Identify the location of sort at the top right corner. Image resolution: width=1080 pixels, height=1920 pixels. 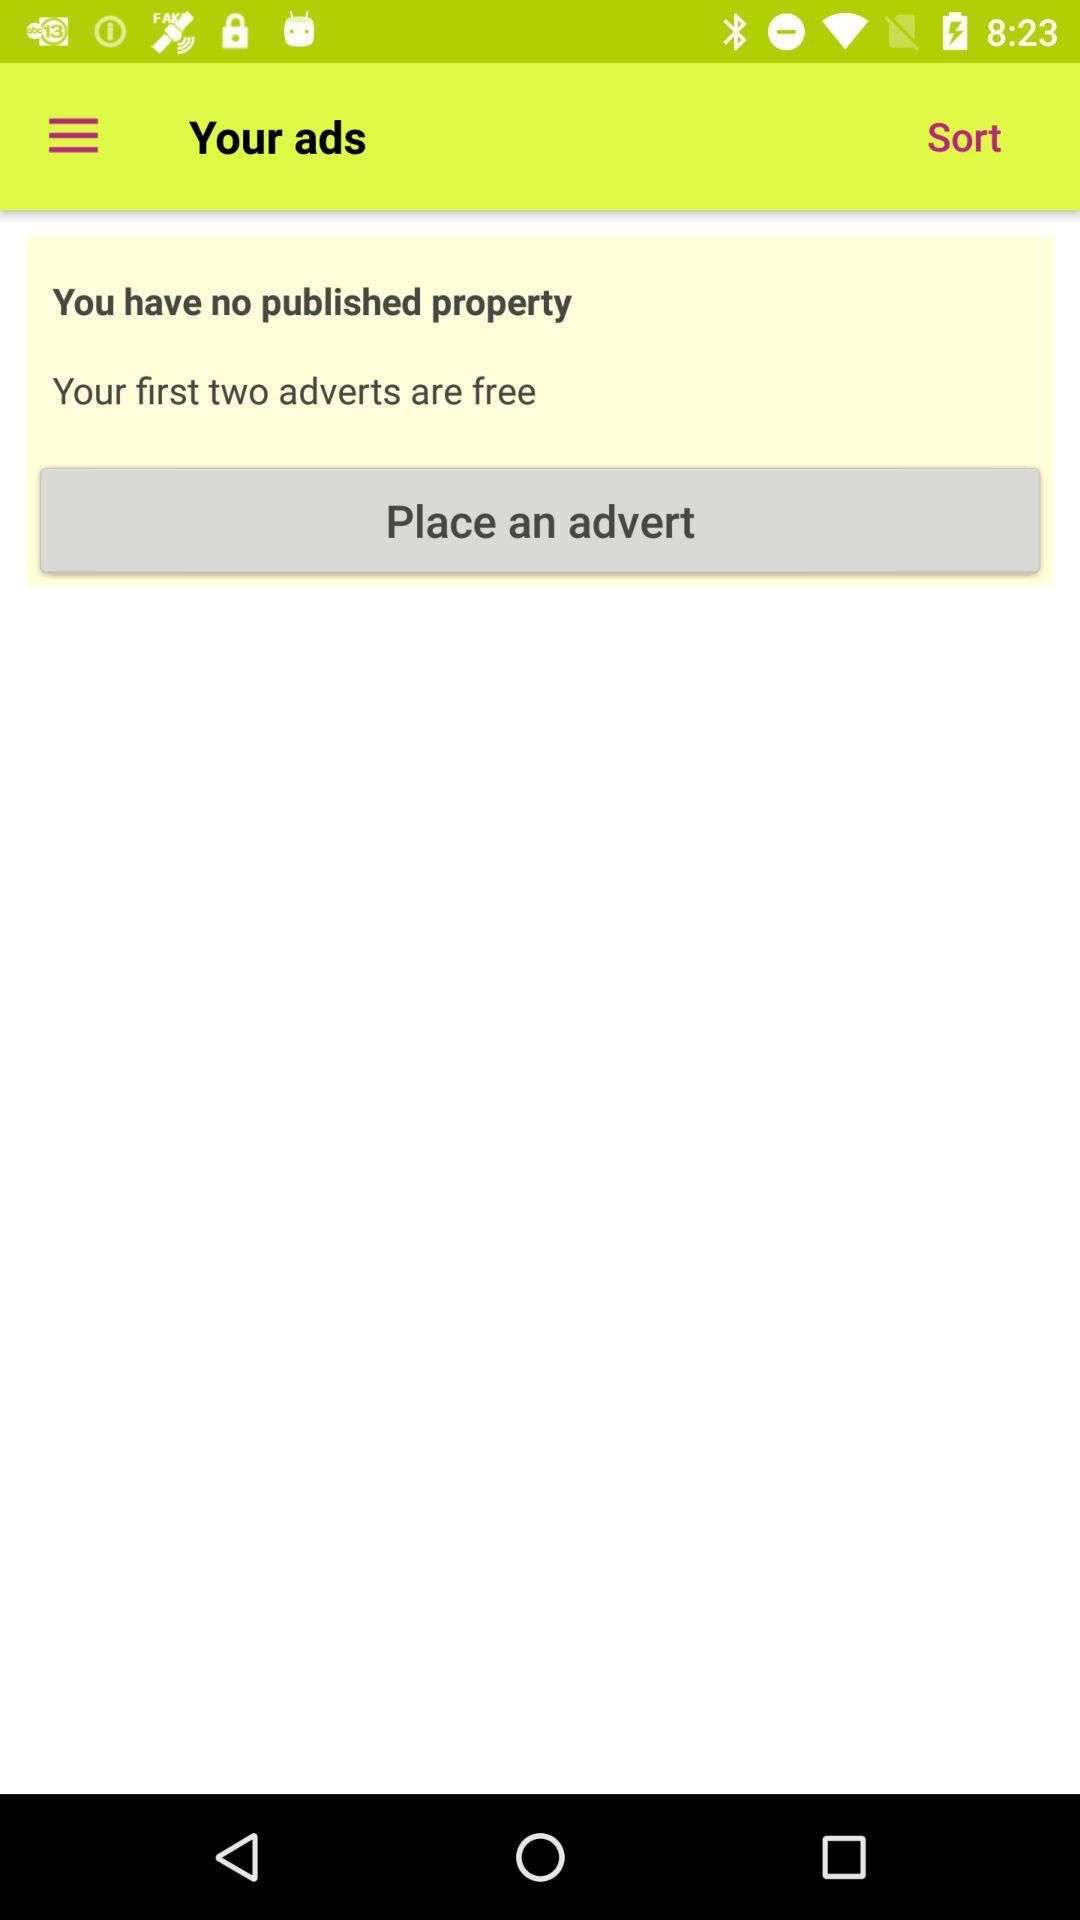
(963, 135).